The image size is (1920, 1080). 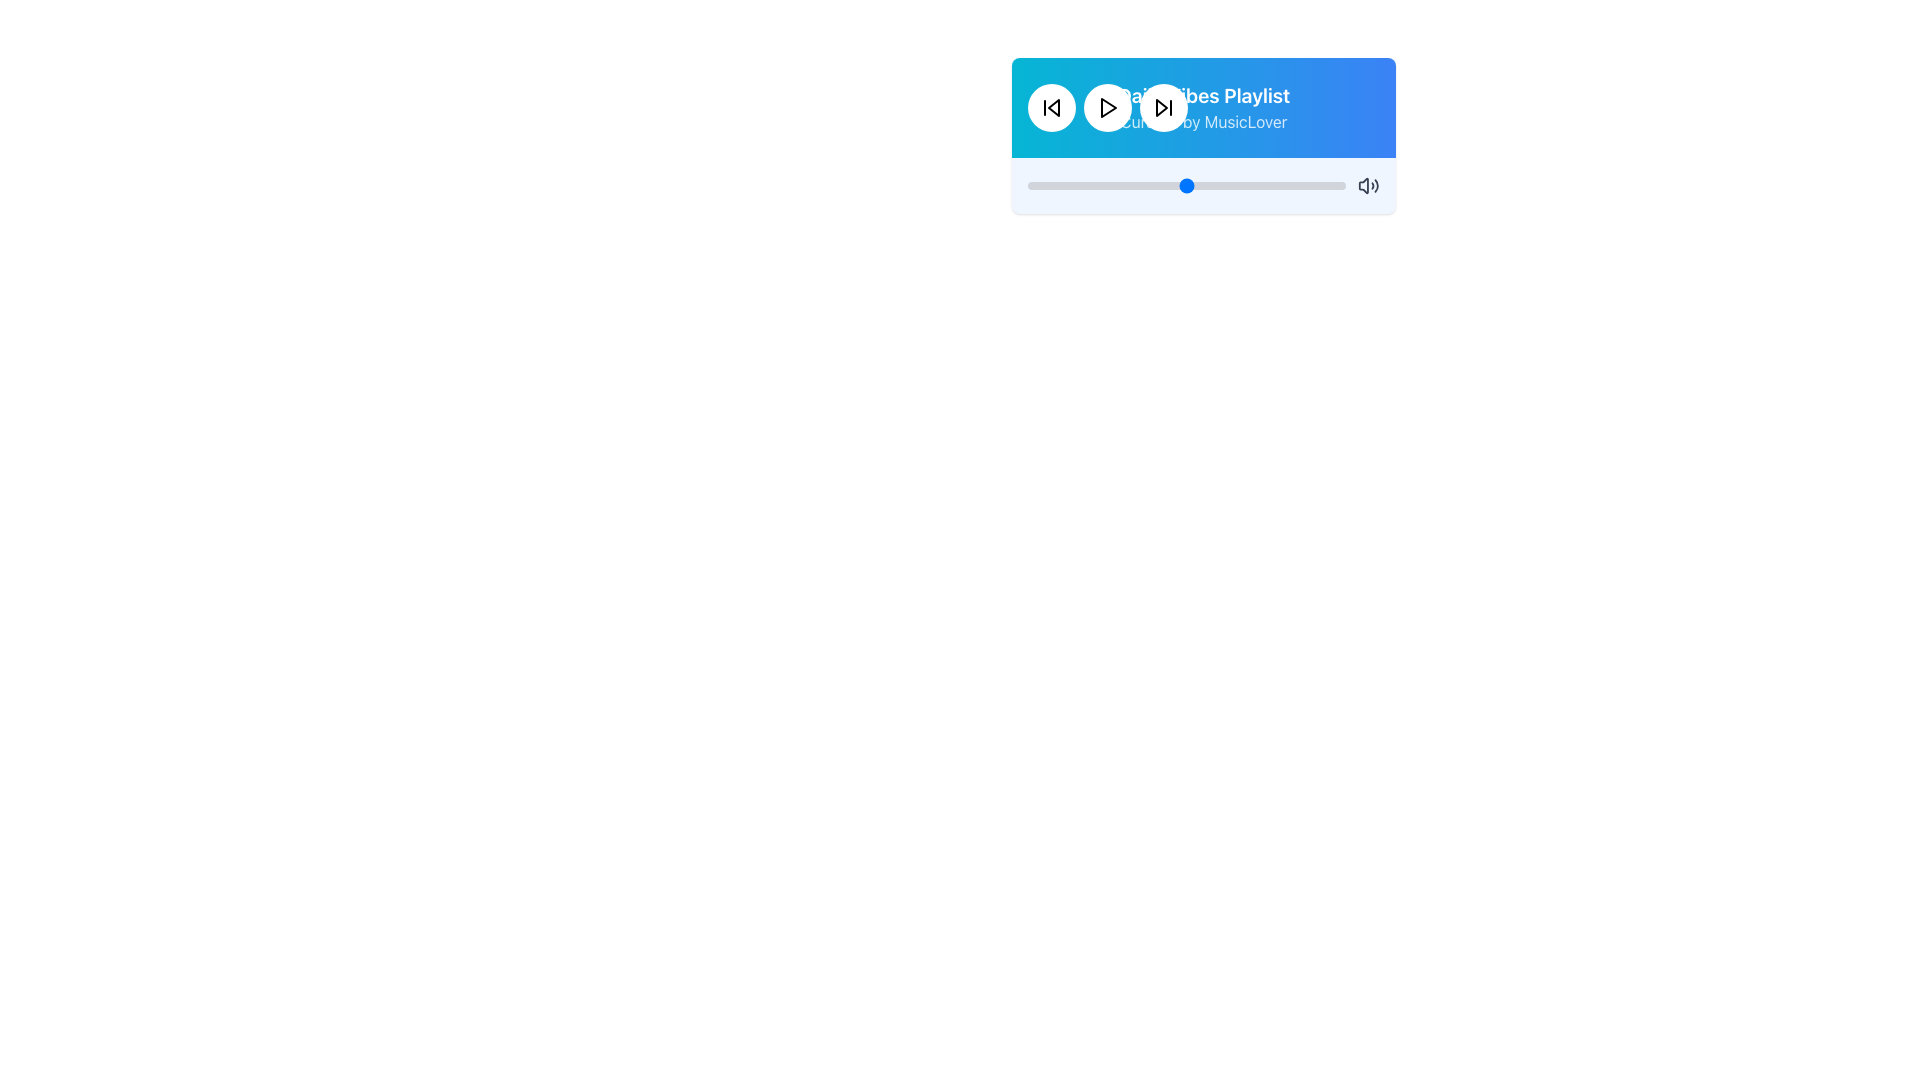 I want to click on the circular button with a white background and a black 'skip back' icon, so click(x=1050, y=108).